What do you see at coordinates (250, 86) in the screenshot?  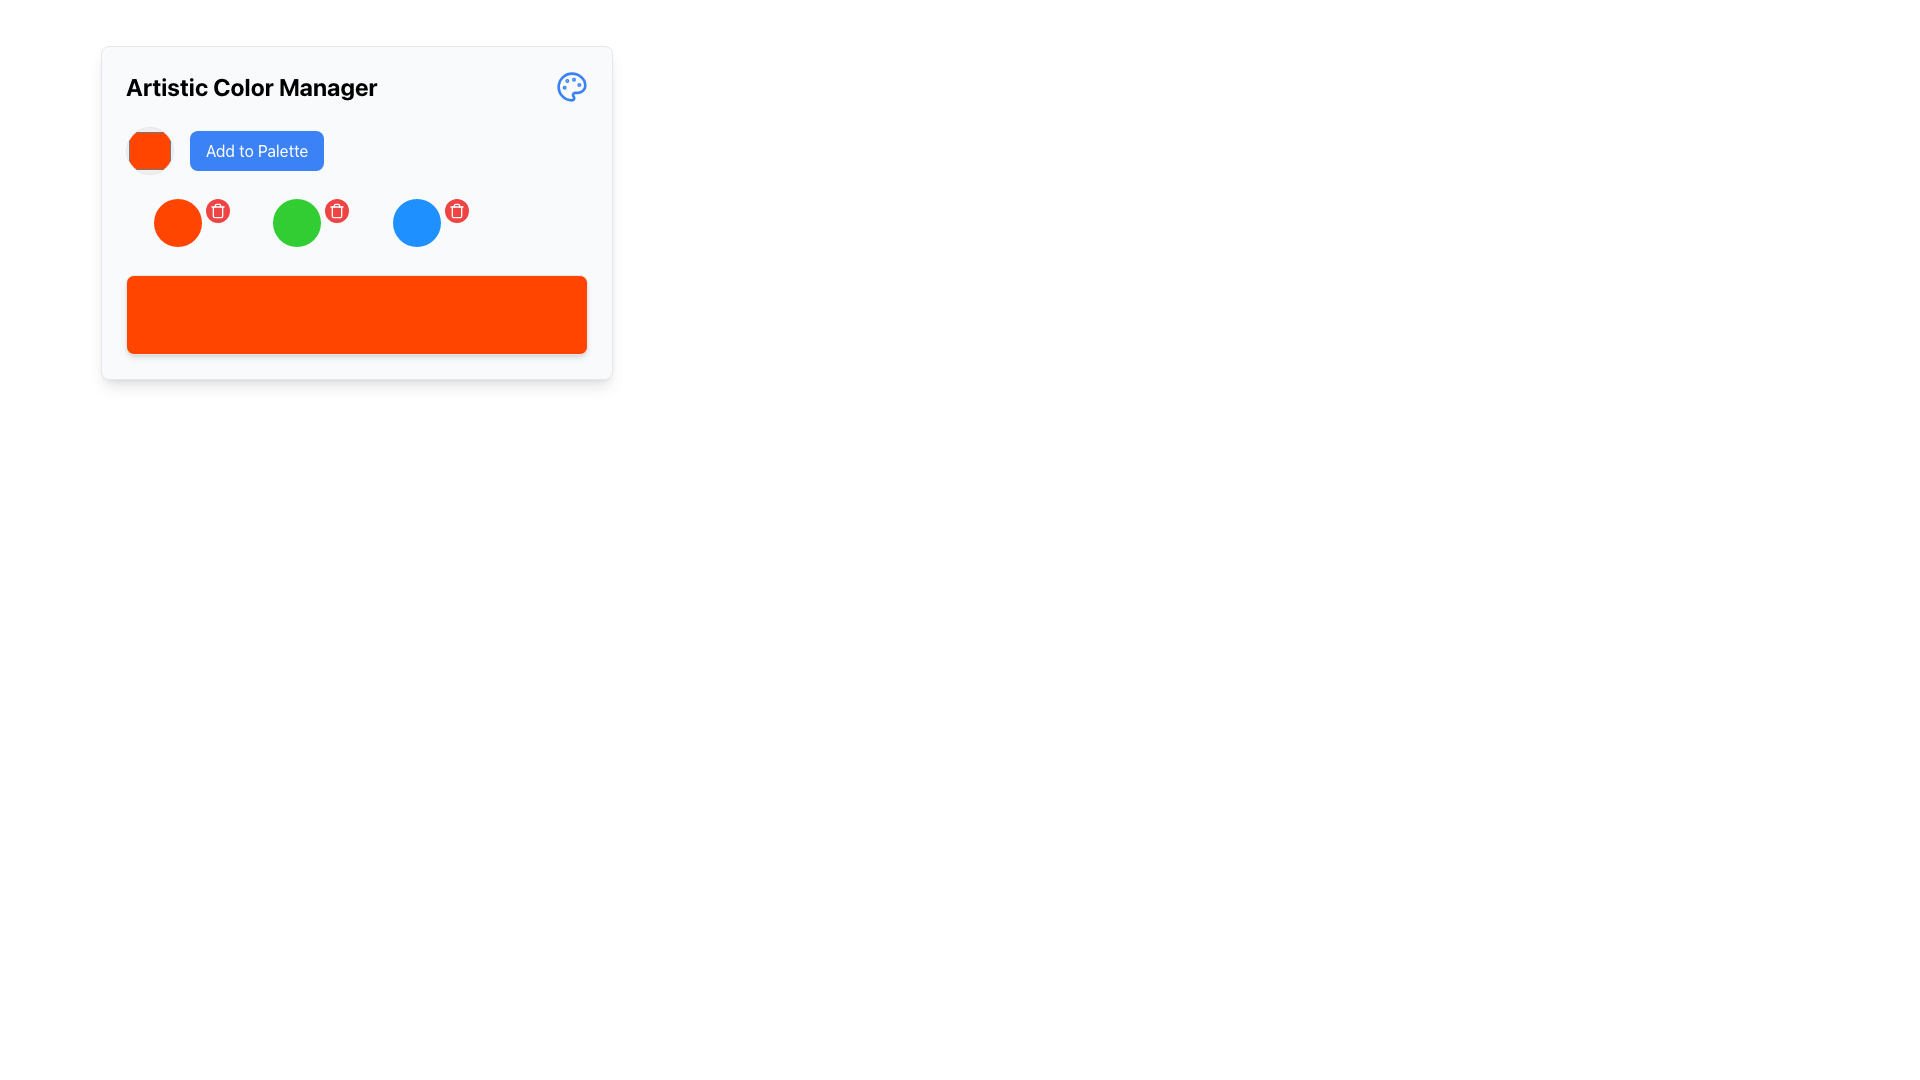 I see `the left-aligned heading text label at the upper section of the interface, which serves as a title or heading for the surrounding elements` at bounding box center [250, 86].